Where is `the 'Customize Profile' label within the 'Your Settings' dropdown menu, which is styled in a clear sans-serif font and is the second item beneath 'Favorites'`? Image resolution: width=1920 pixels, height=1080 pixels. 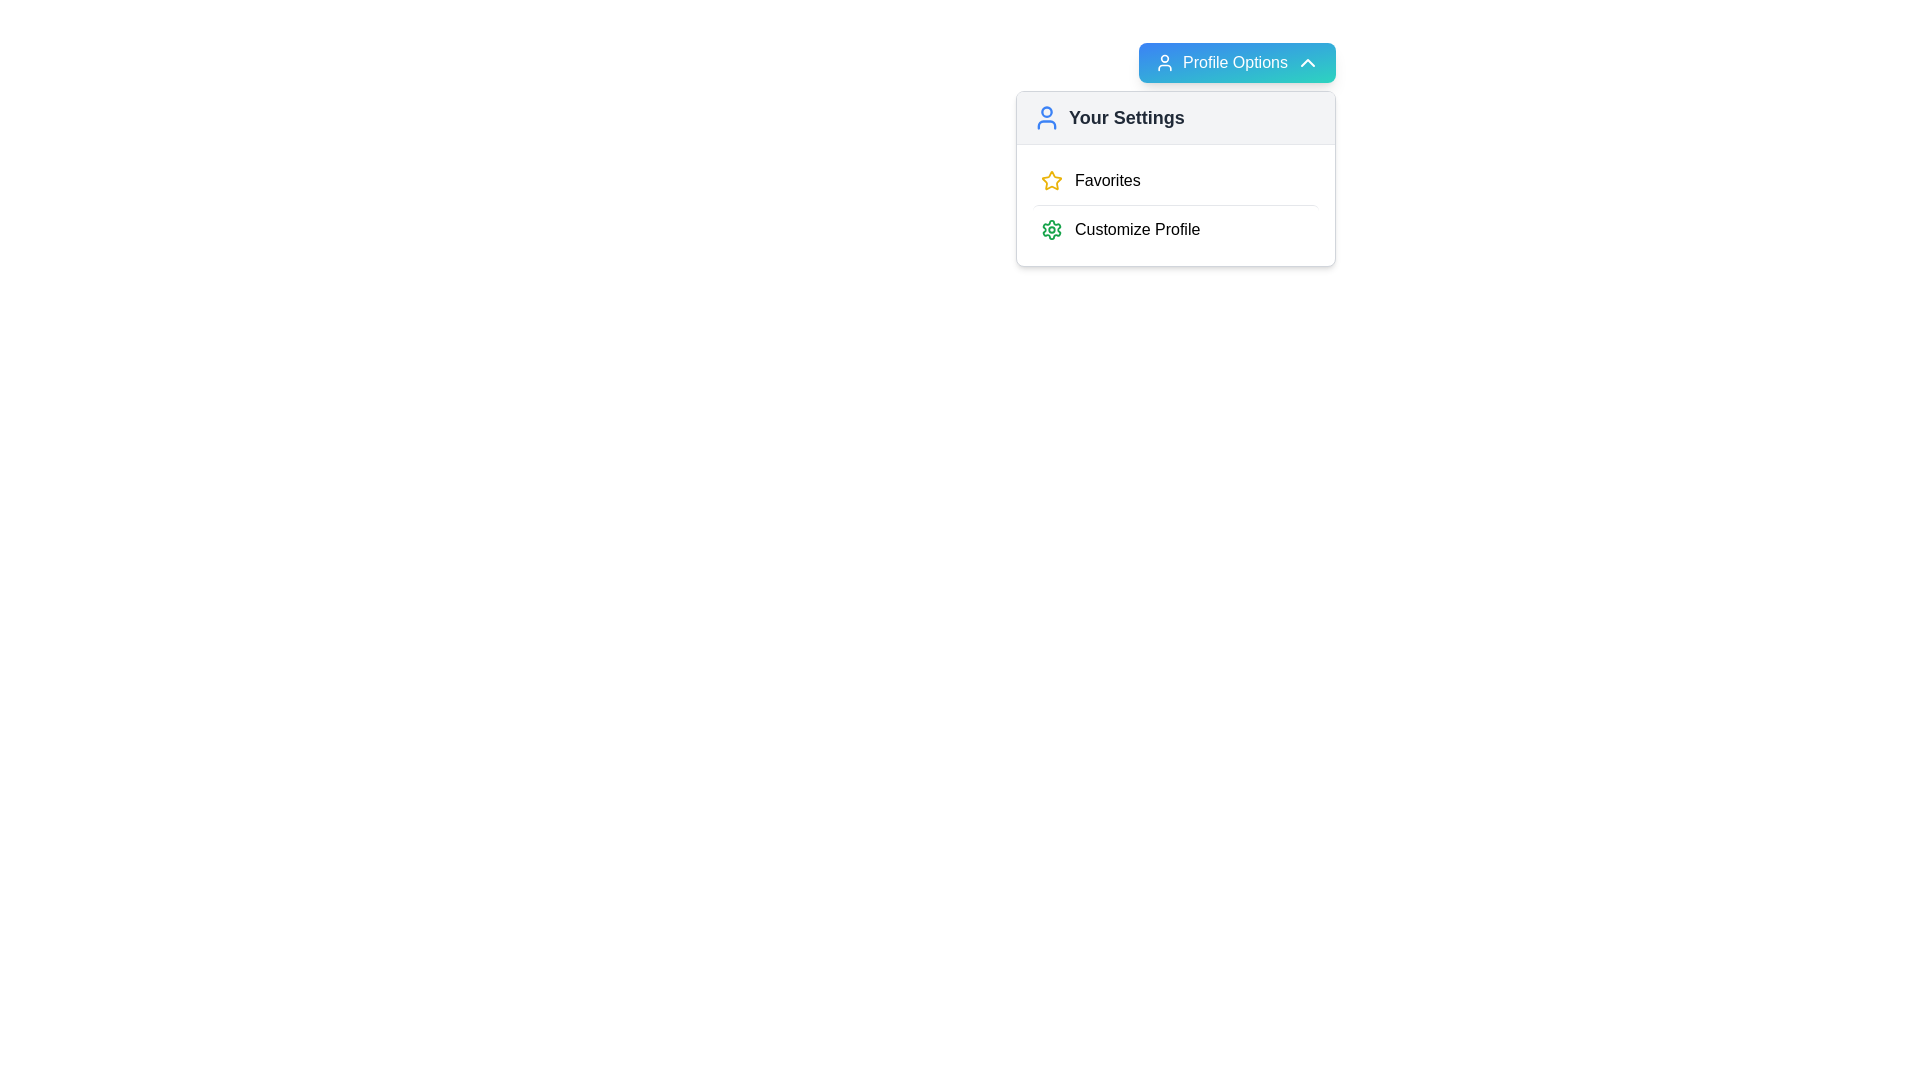
the 'Customize Profile' label within the 'Your Settings' dropdown menu, which is styled in a clear sans-serif font and is the second item beneath 'Favorites' is located at coordinates (1137, 229).